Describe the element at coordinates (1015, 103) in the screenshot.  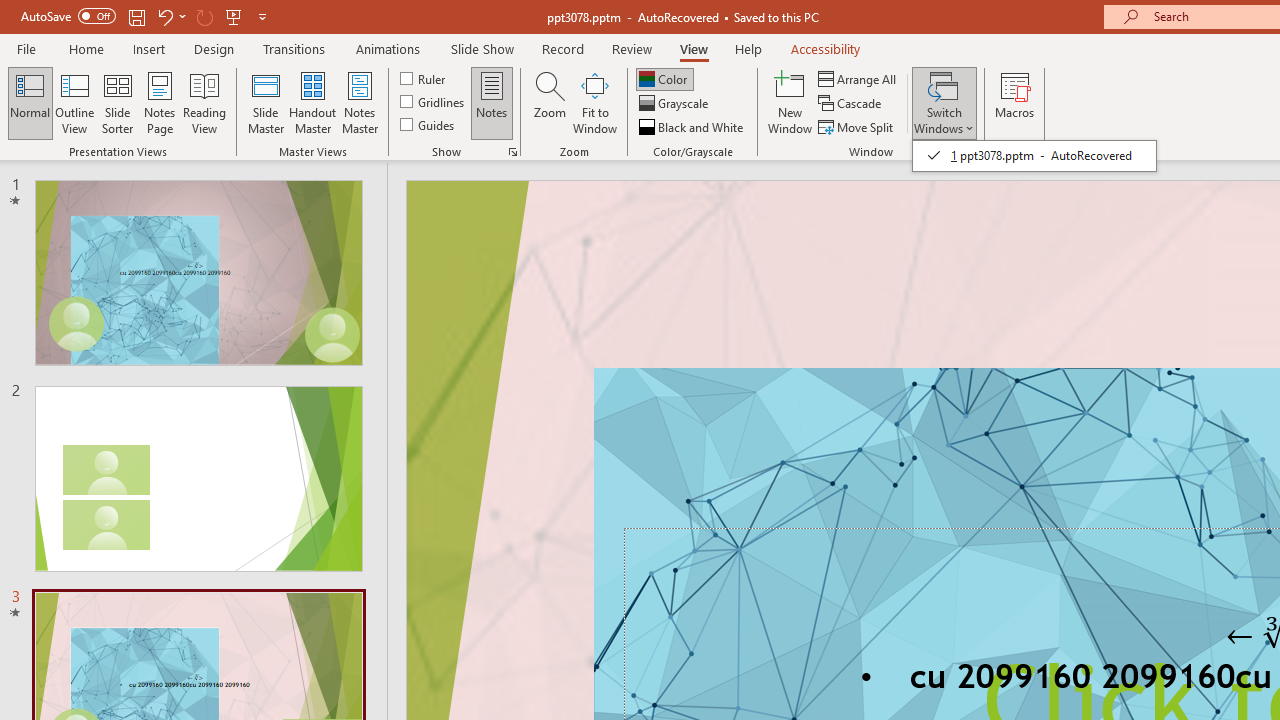
I see `'Macros'` at that location.